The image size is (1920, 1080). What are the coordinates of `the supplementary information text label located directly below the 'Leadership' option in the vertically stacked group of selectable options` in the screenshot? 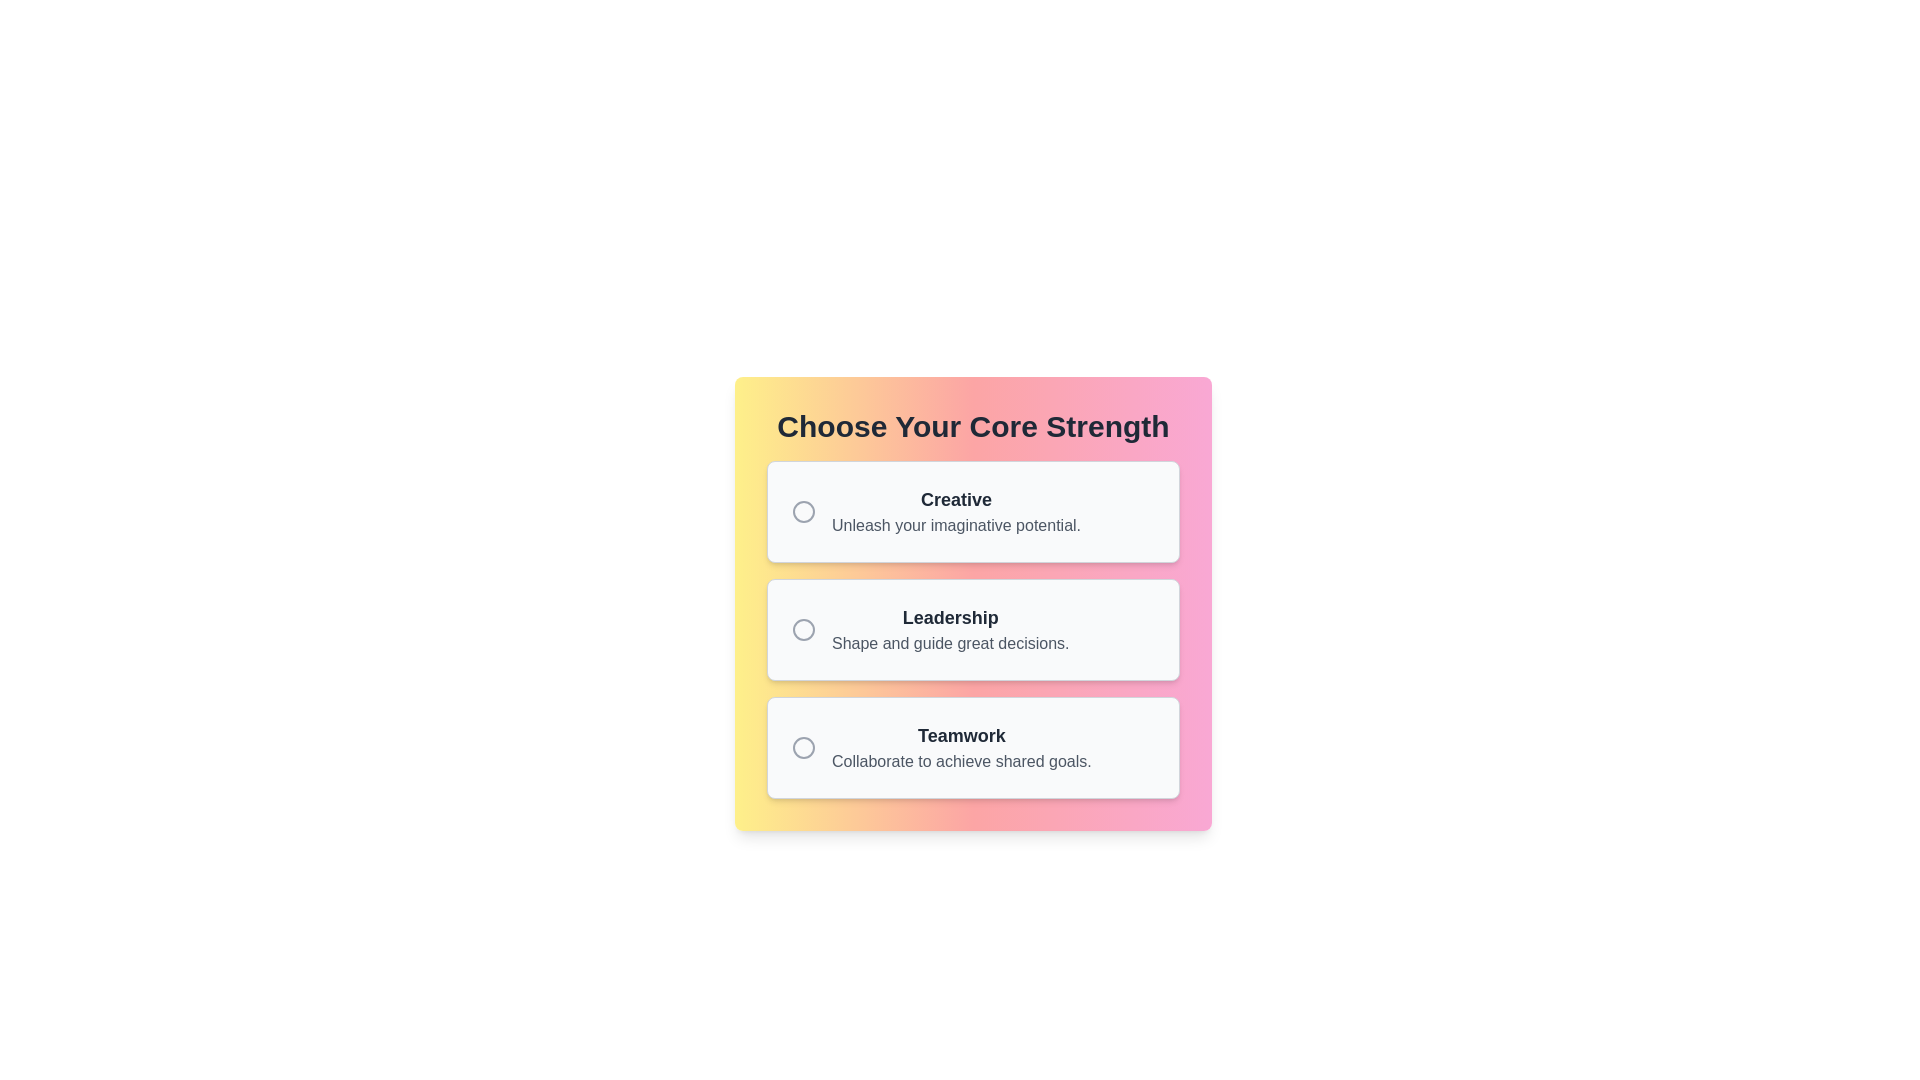 It's located at (949, 644).